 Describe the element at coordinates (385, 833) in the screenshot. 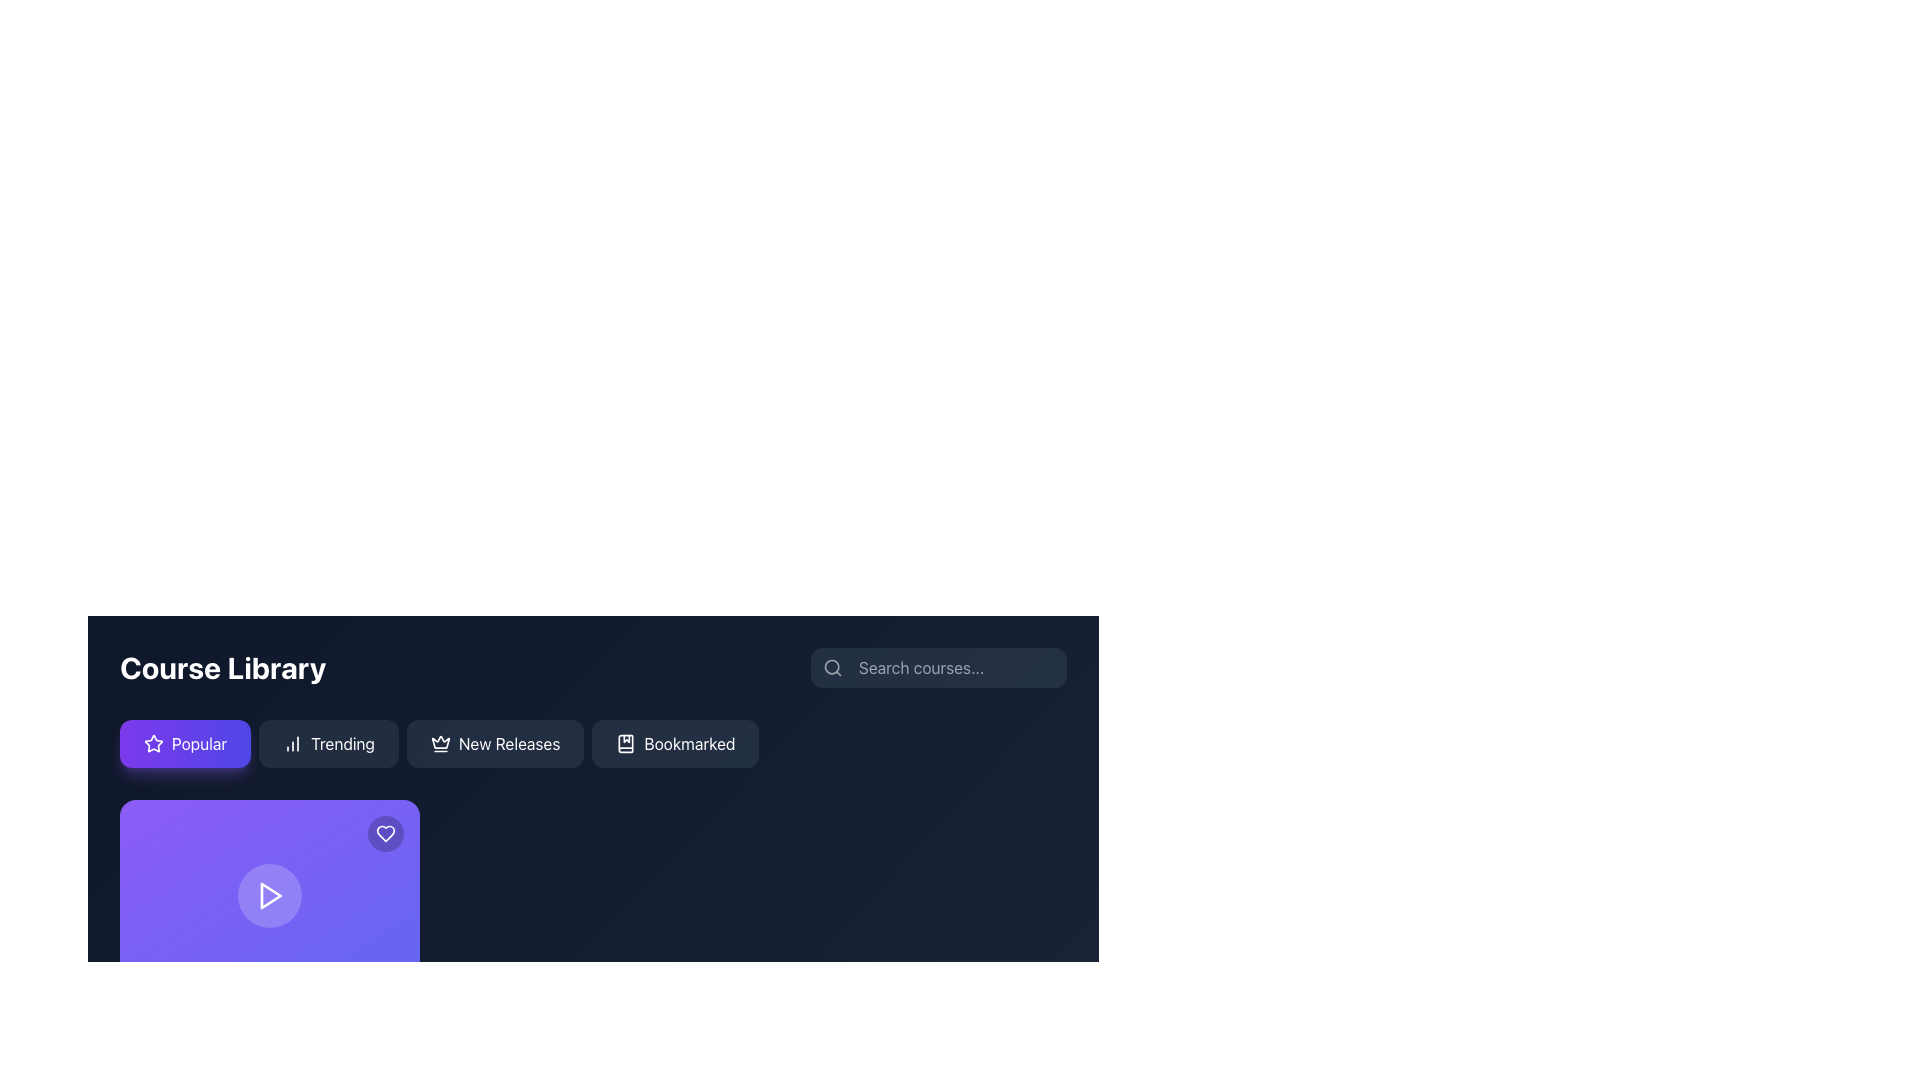

I see `the heart icon located at the top-right corner of the card to like or favorite the content item` at that location.